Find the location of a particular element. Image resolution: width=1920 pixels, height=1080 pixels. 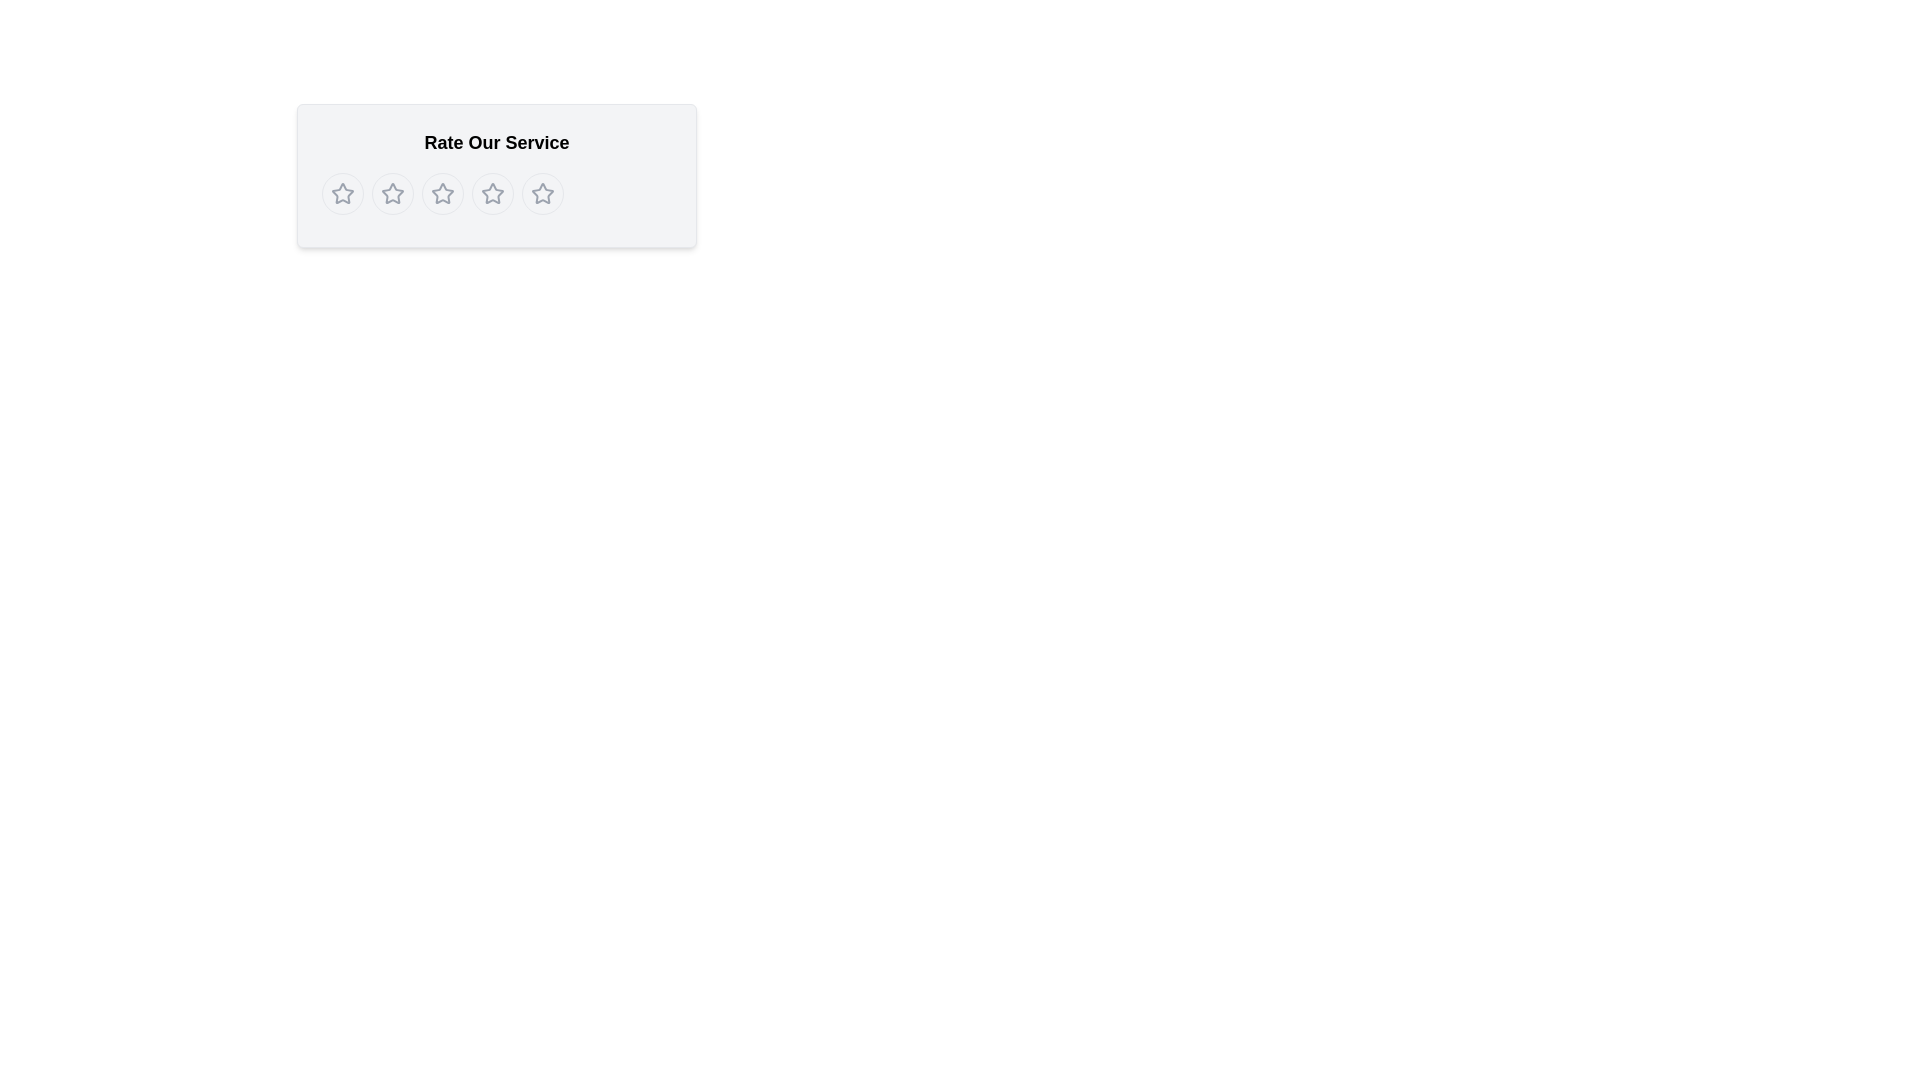

the circular button with a star icon in its center is located at coordinates (493, 193).